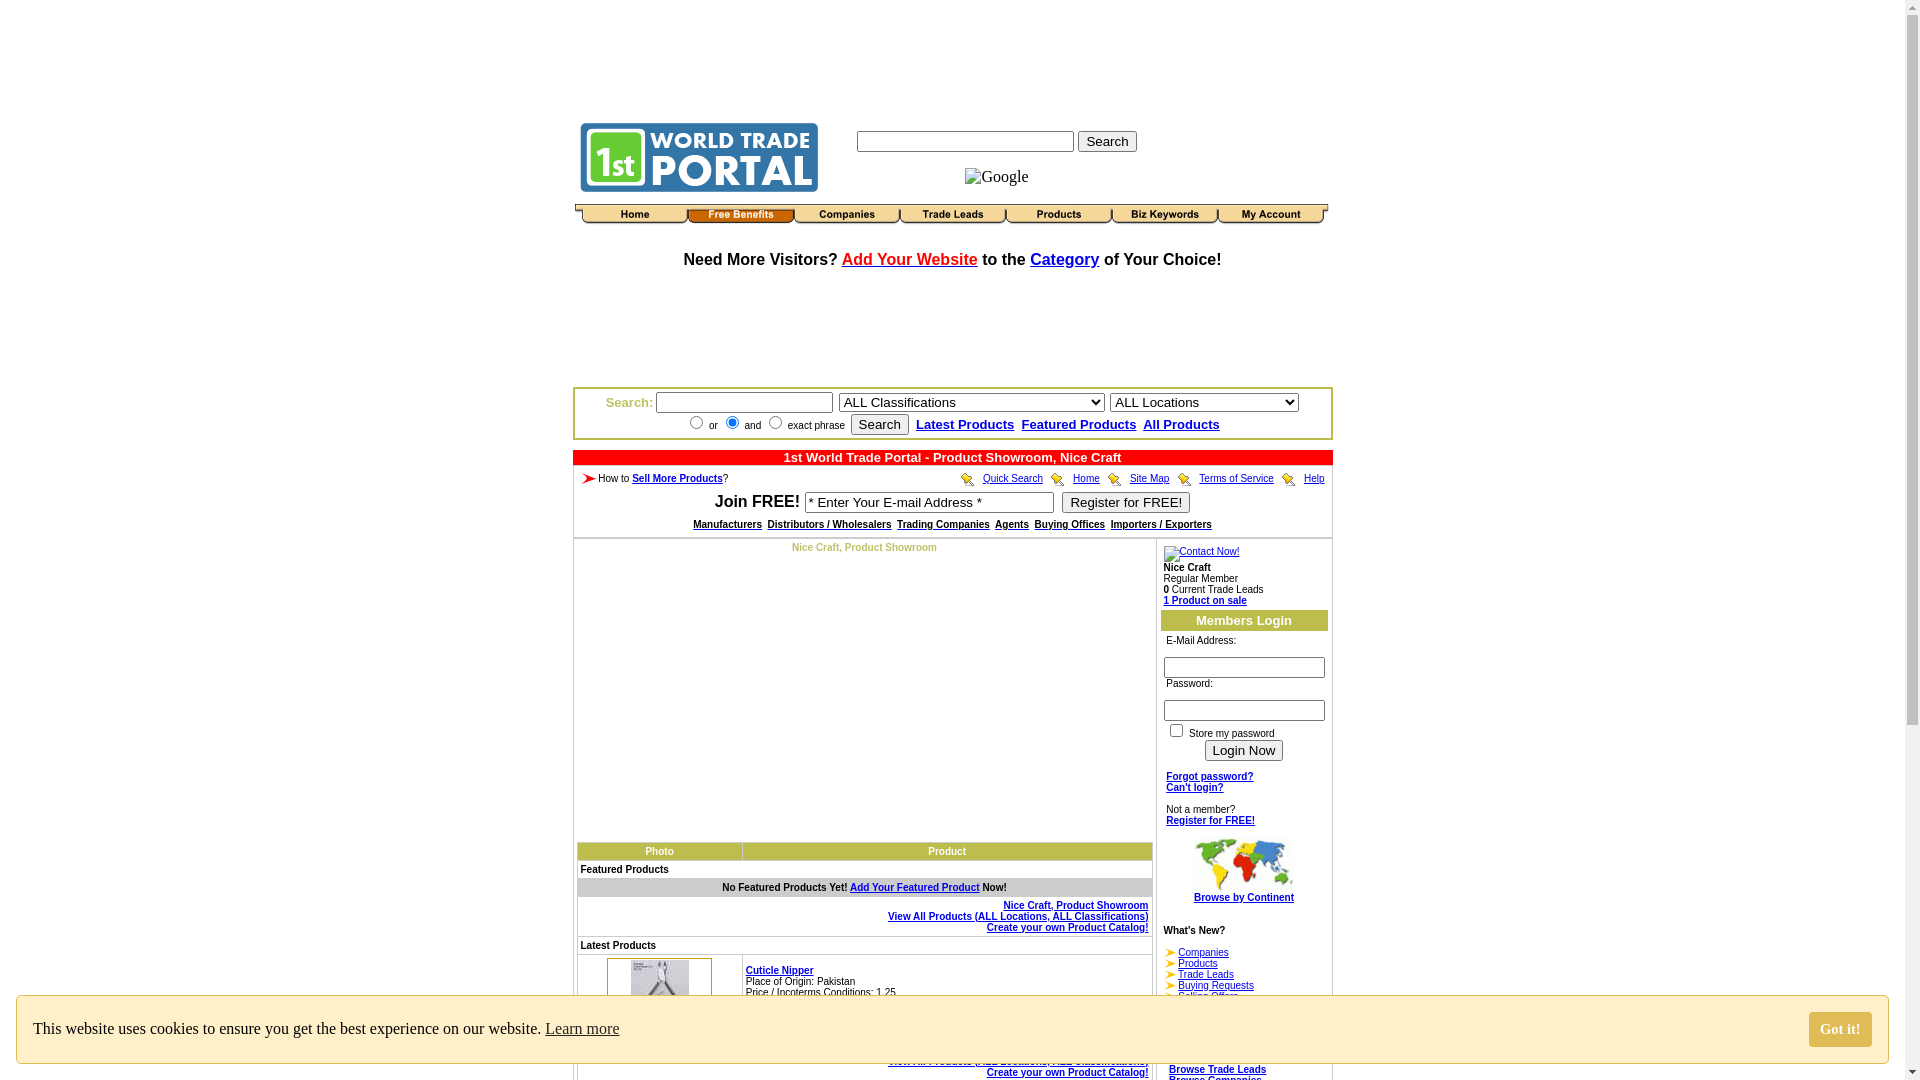  Describe the element at coordinates (1242, 750) in the screenshot. I see `'Login Now'` at that location.